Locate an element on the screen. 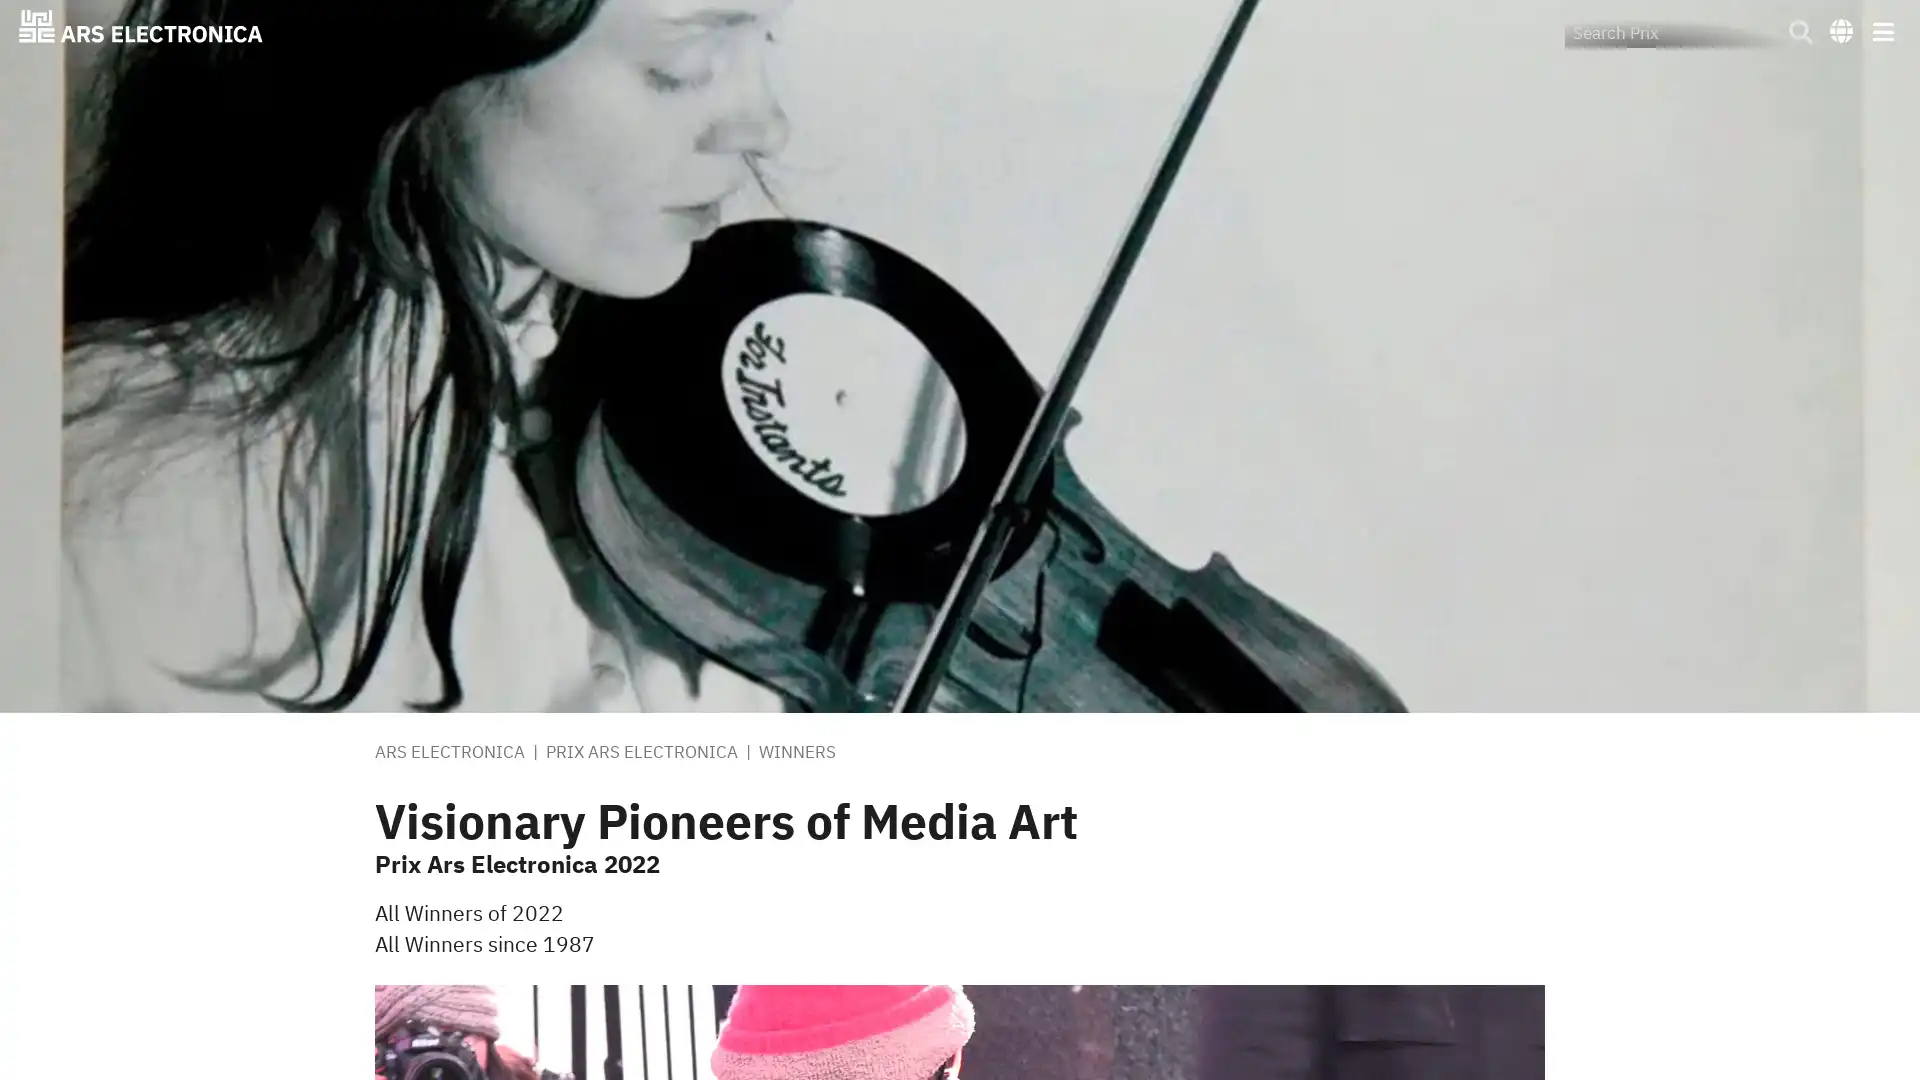 The image size is (1920, 1080). Toggle navigation is located at coordinates (1881, 30).